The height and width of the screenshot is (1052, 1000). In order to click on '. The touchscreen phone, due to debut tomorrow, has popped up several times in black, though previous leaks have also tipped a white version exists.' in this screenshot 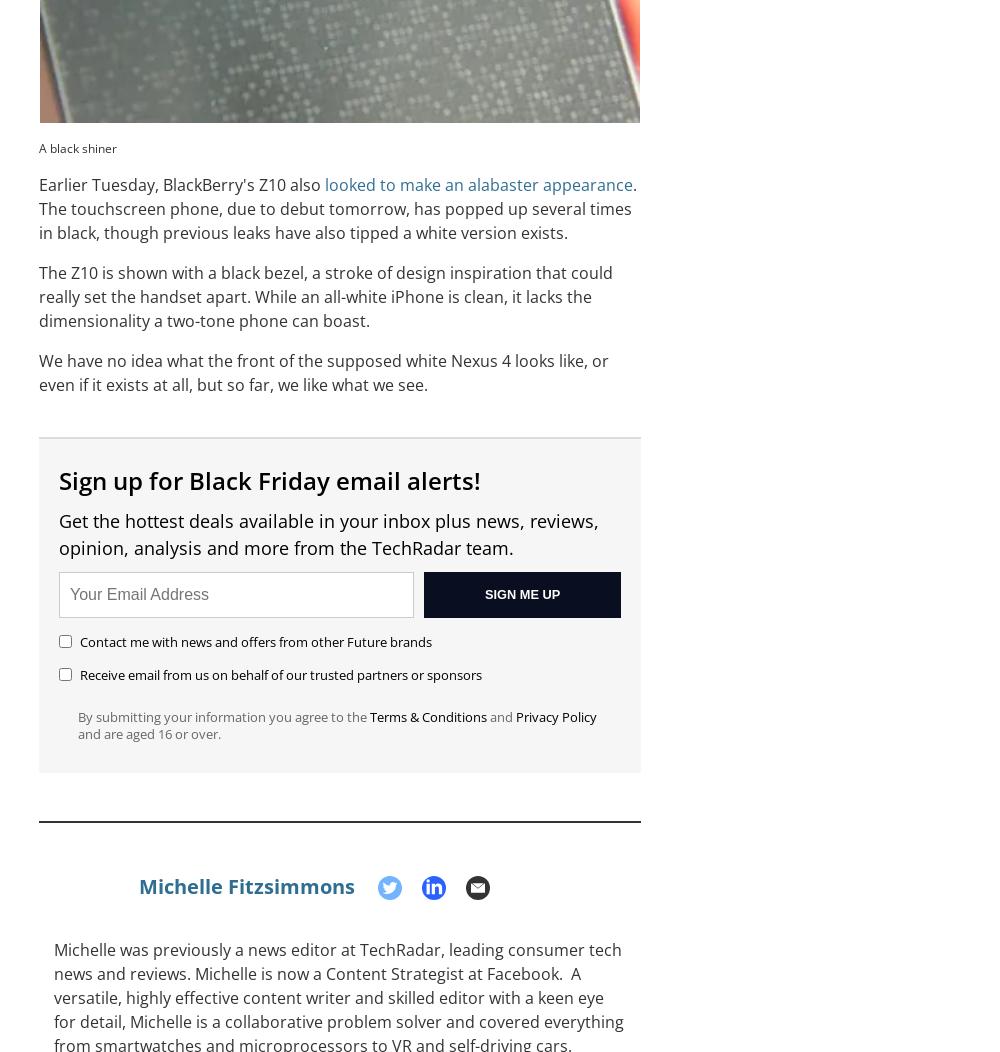, I will do `click(337, 209)`.